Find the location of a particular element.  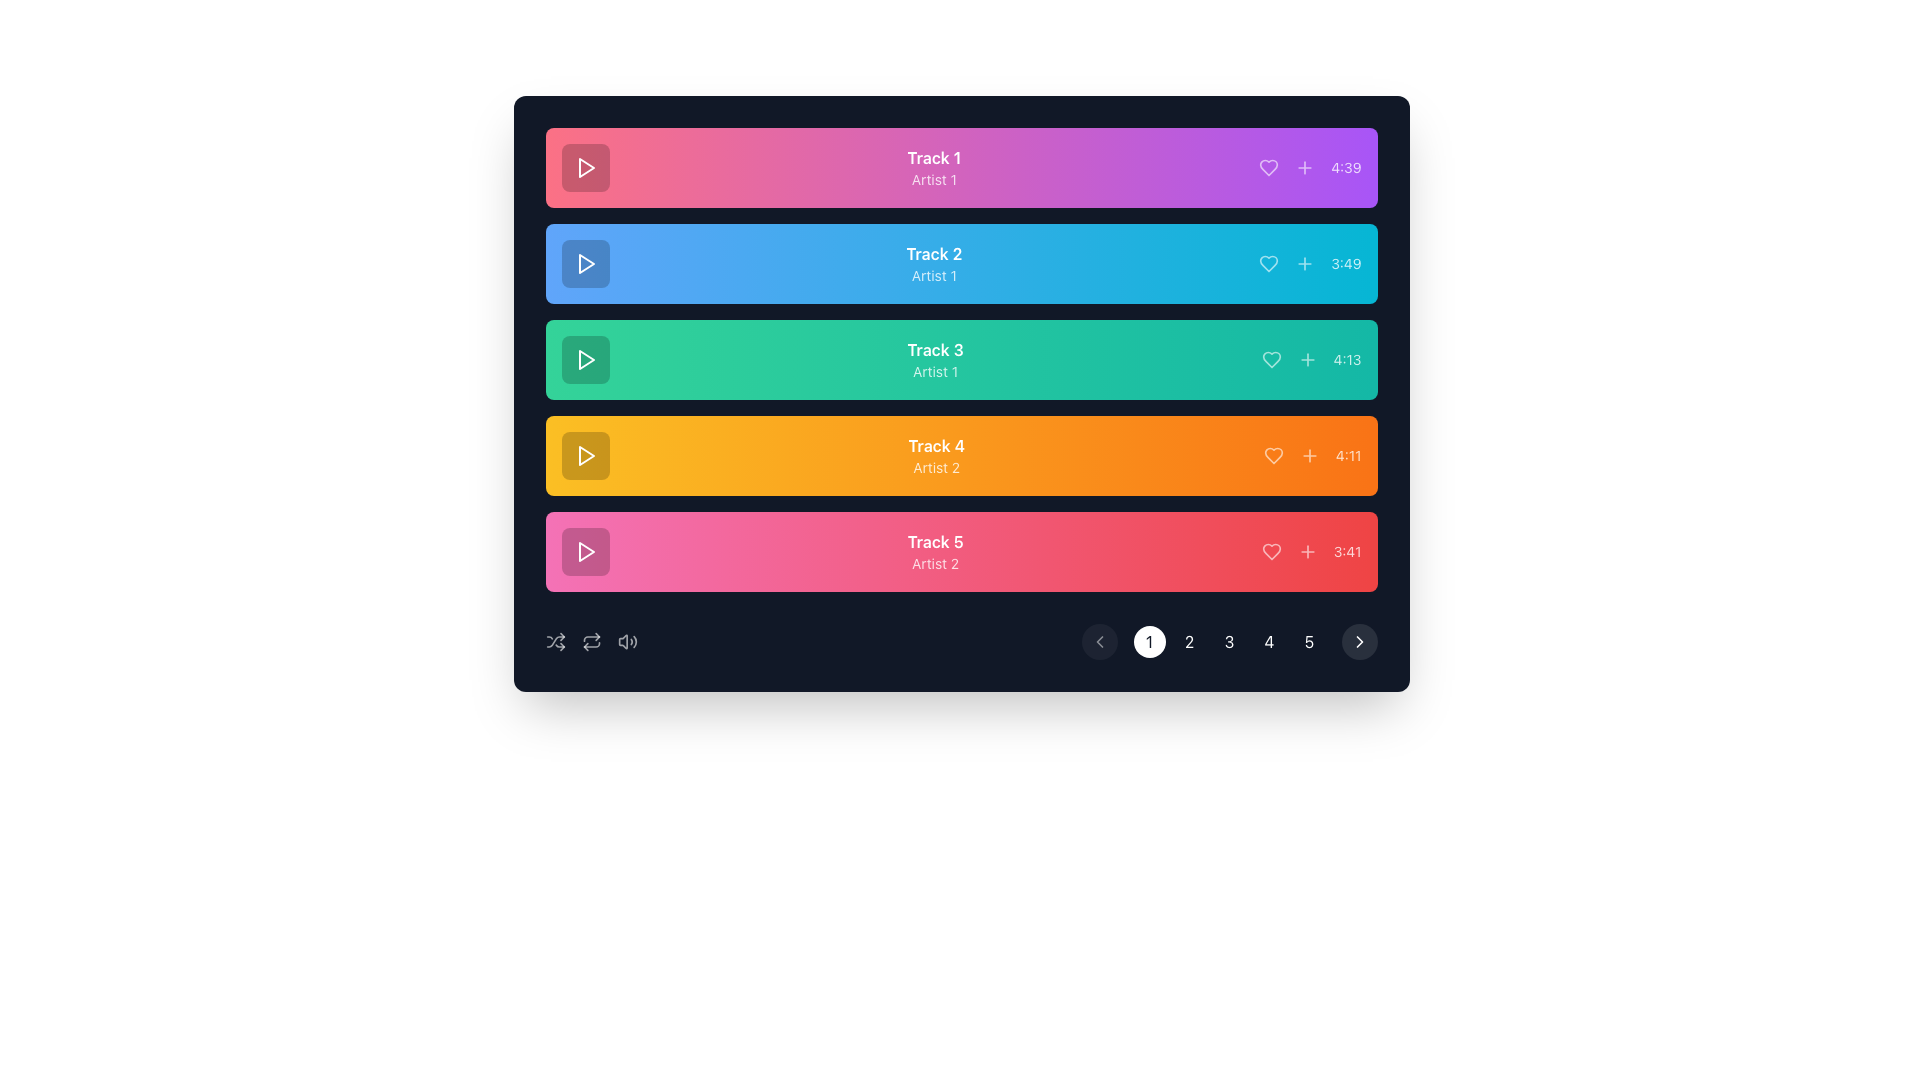

the static text component displaying 'Track 3' by 'Artist 1', which is located in the track list between 'Track 2' and 'Track 4' is located at coordinates (934, 358).